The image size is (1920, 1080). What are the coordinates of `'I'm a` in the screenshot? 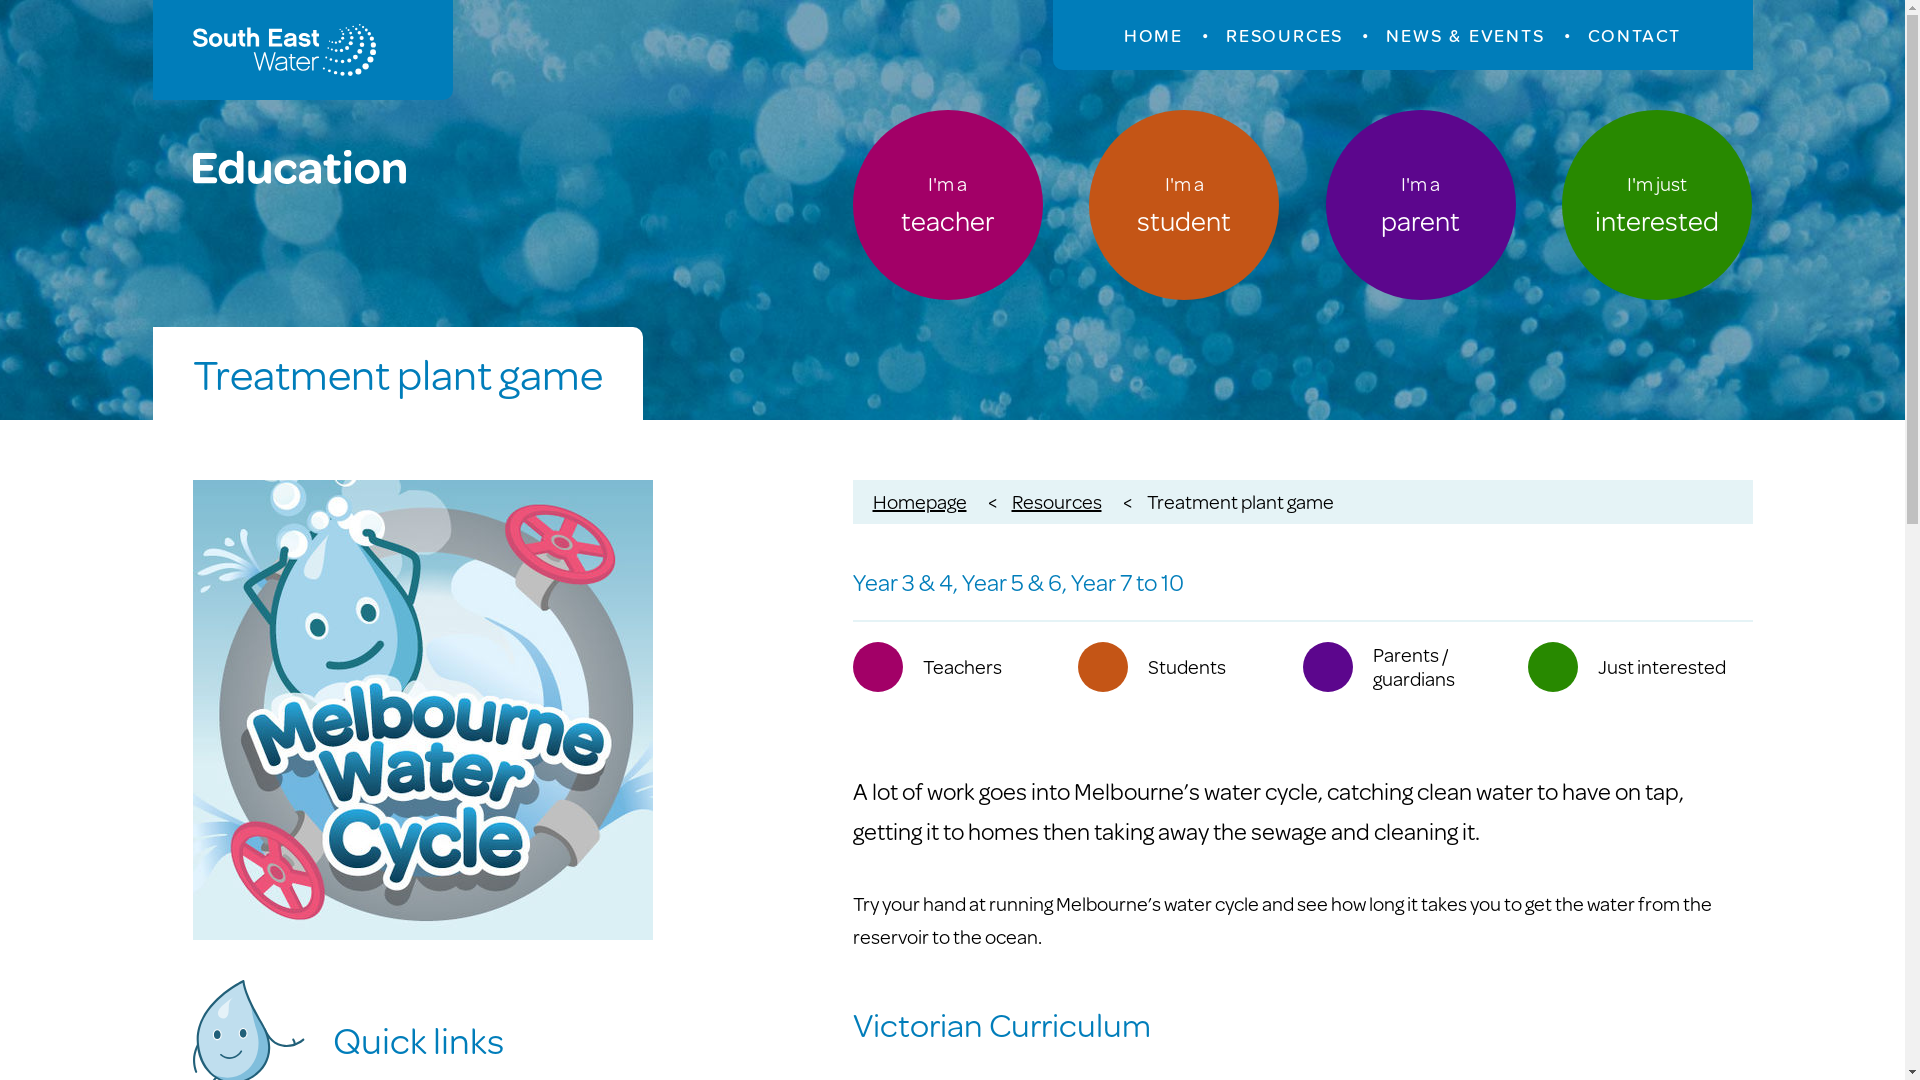 It's located at (945, 204).